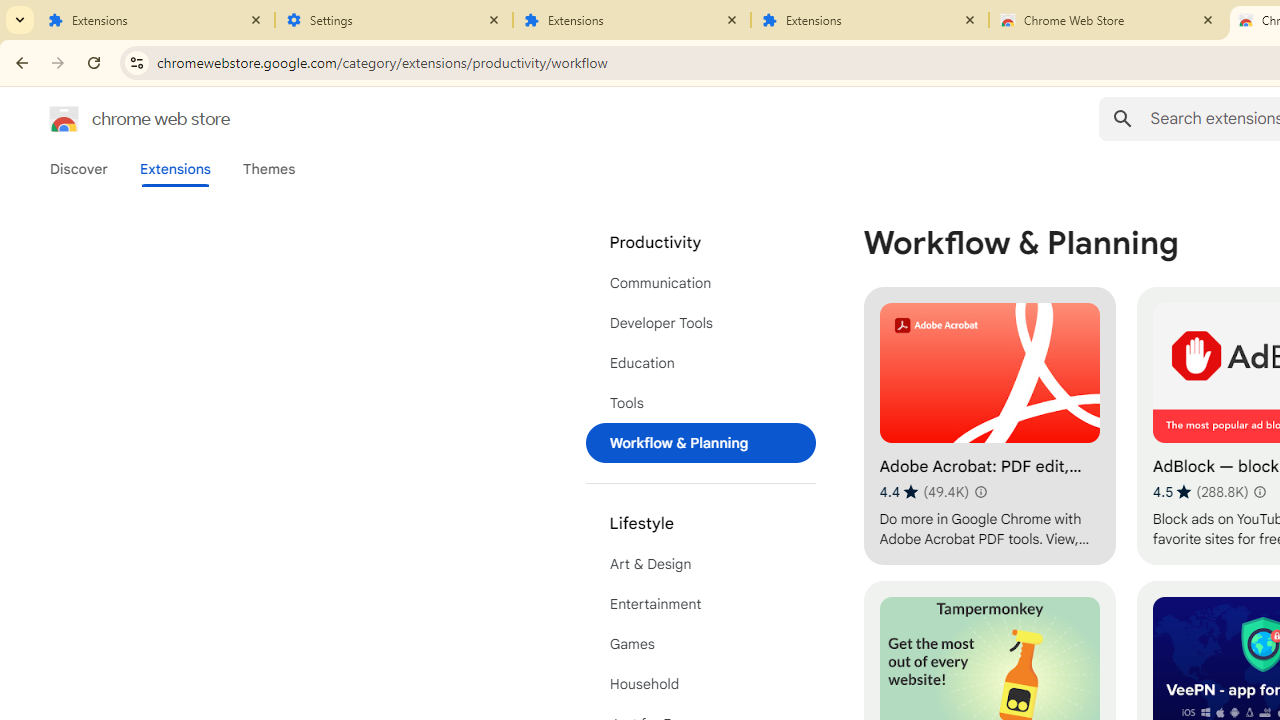 The height and width of the screenshot is (720, 1280). Describe the element at coordinates (700, 321) in the screenshot. I see `'Developer Tools'` at that location.